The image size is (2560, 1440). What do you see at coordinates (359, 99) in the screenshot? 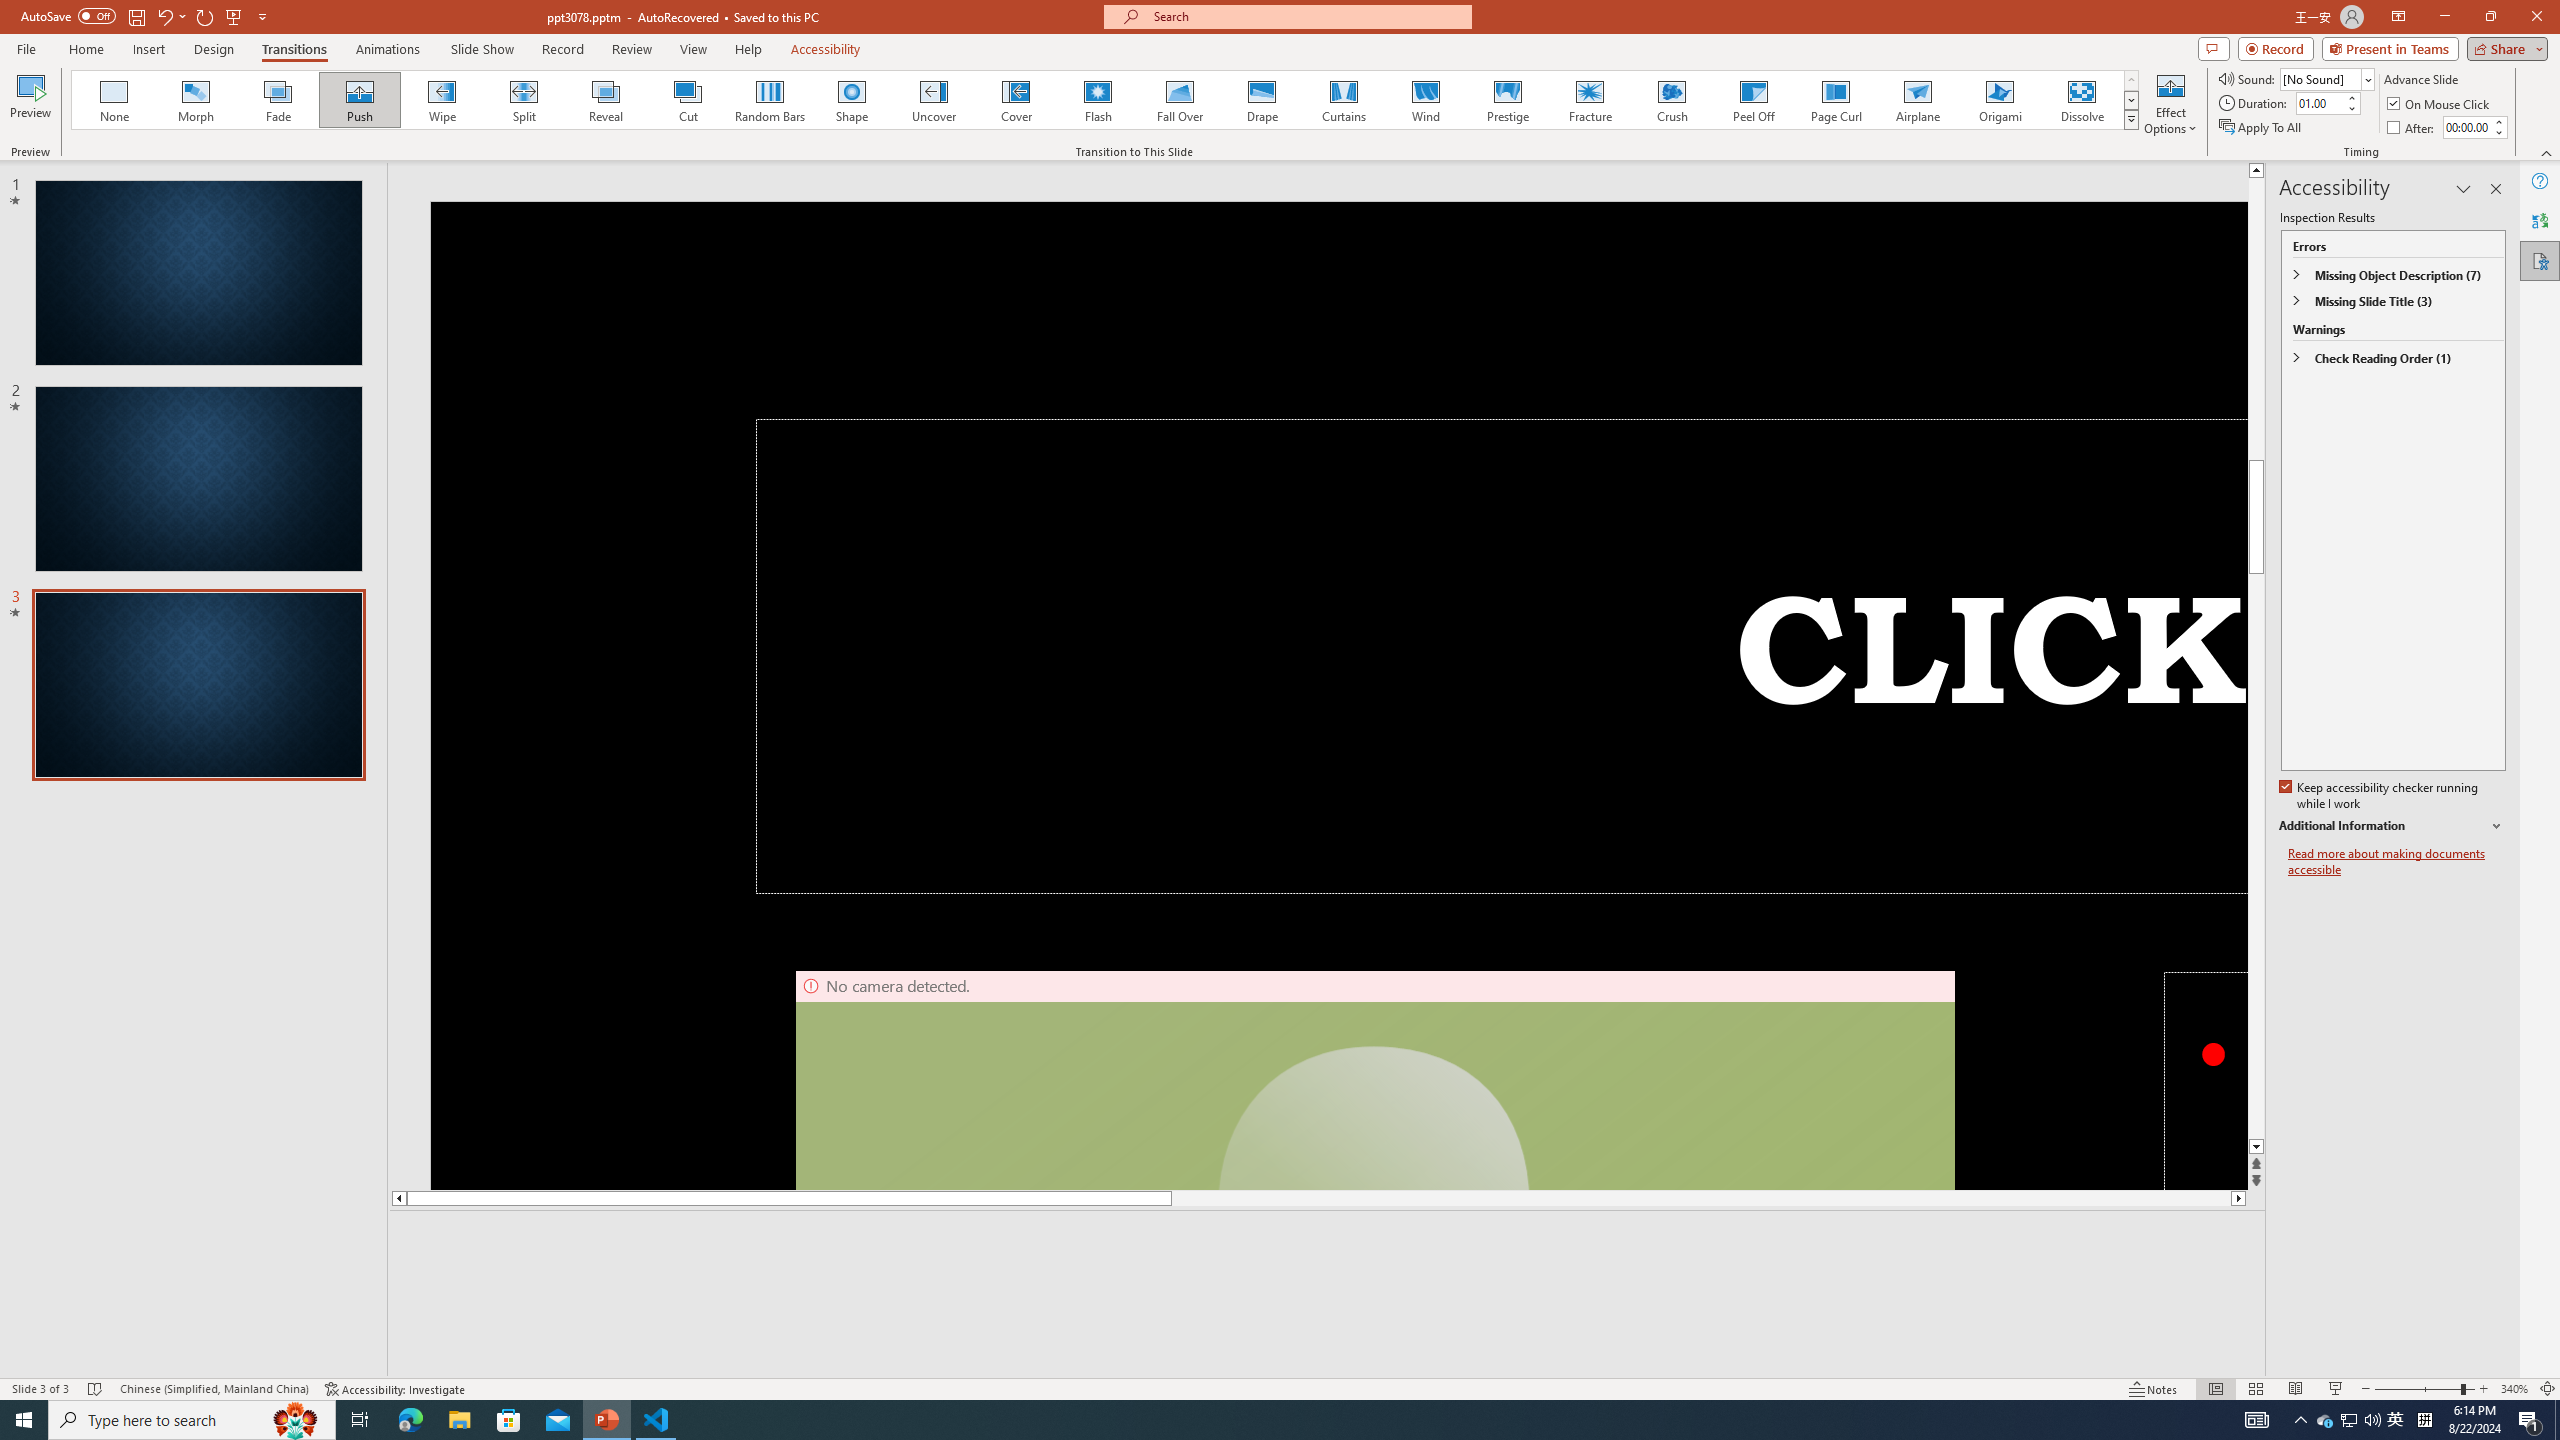
I see `'Push'` at bounding box center [359, 99].